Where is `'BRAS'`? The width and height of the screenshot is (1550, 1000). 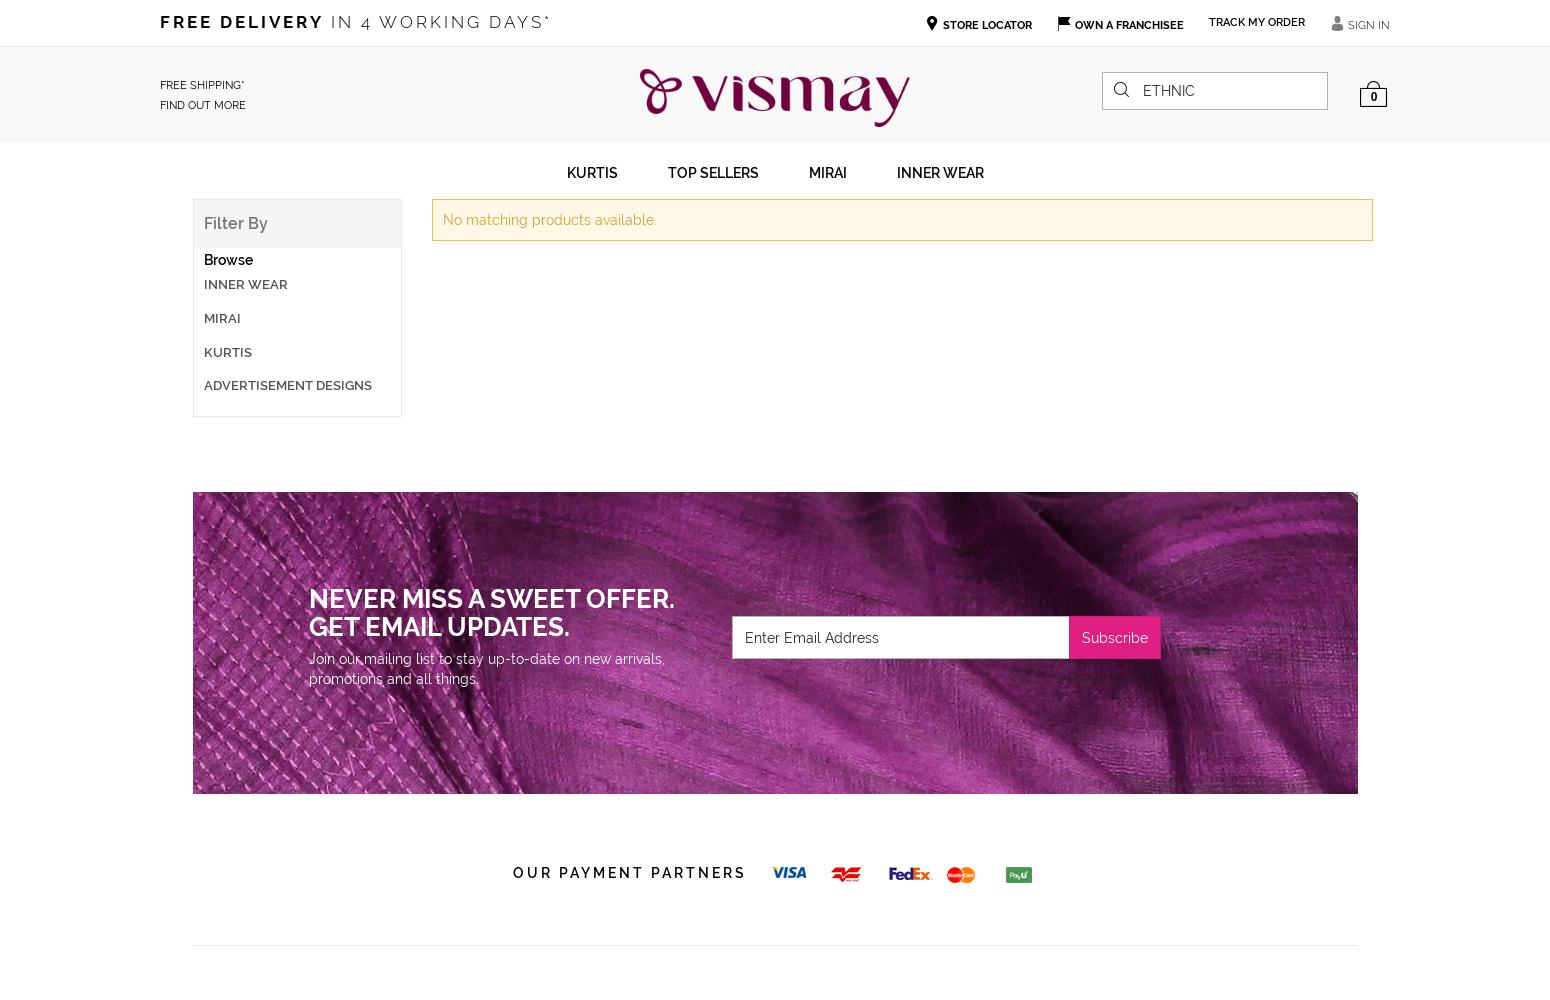
'BRAS' is located at coordinates (189, 254).